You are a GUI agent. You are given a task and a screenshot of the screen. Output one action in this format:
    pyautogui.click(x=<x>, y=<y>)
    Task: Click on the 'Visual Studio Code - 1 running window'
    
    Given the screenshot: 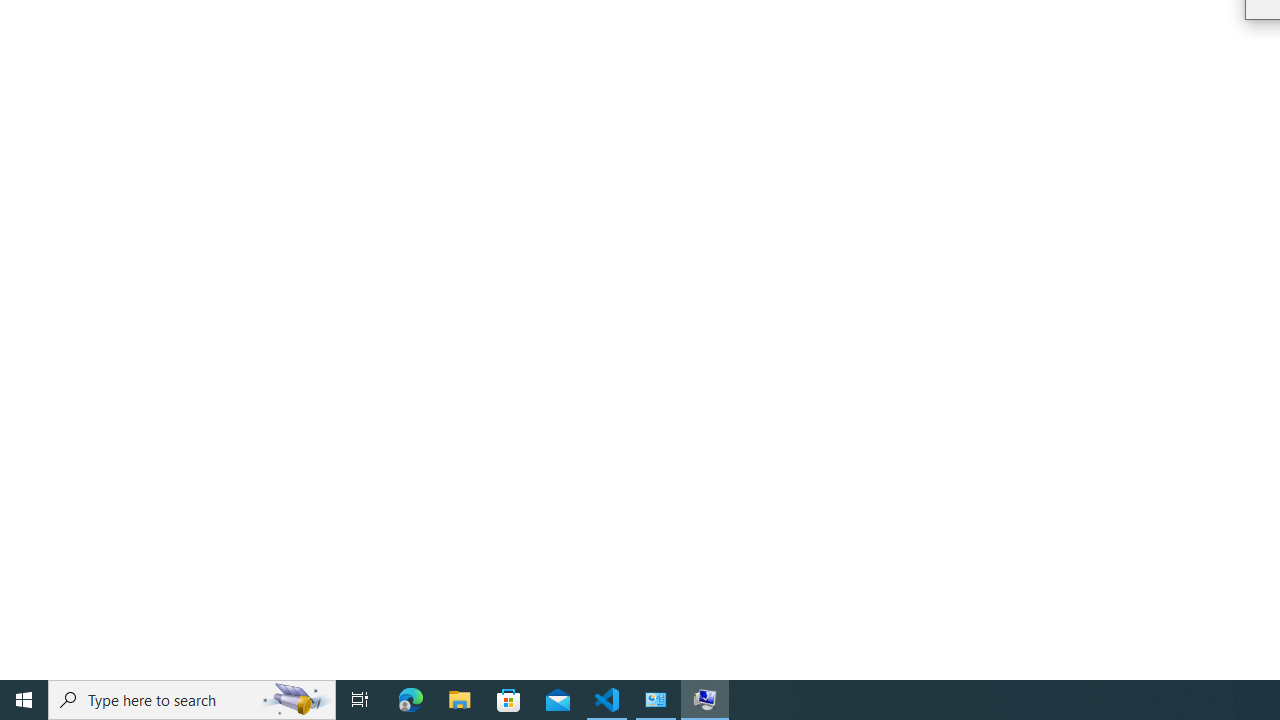 What is the action you would take?
    pyautogui.click(x=606, y=698)
    